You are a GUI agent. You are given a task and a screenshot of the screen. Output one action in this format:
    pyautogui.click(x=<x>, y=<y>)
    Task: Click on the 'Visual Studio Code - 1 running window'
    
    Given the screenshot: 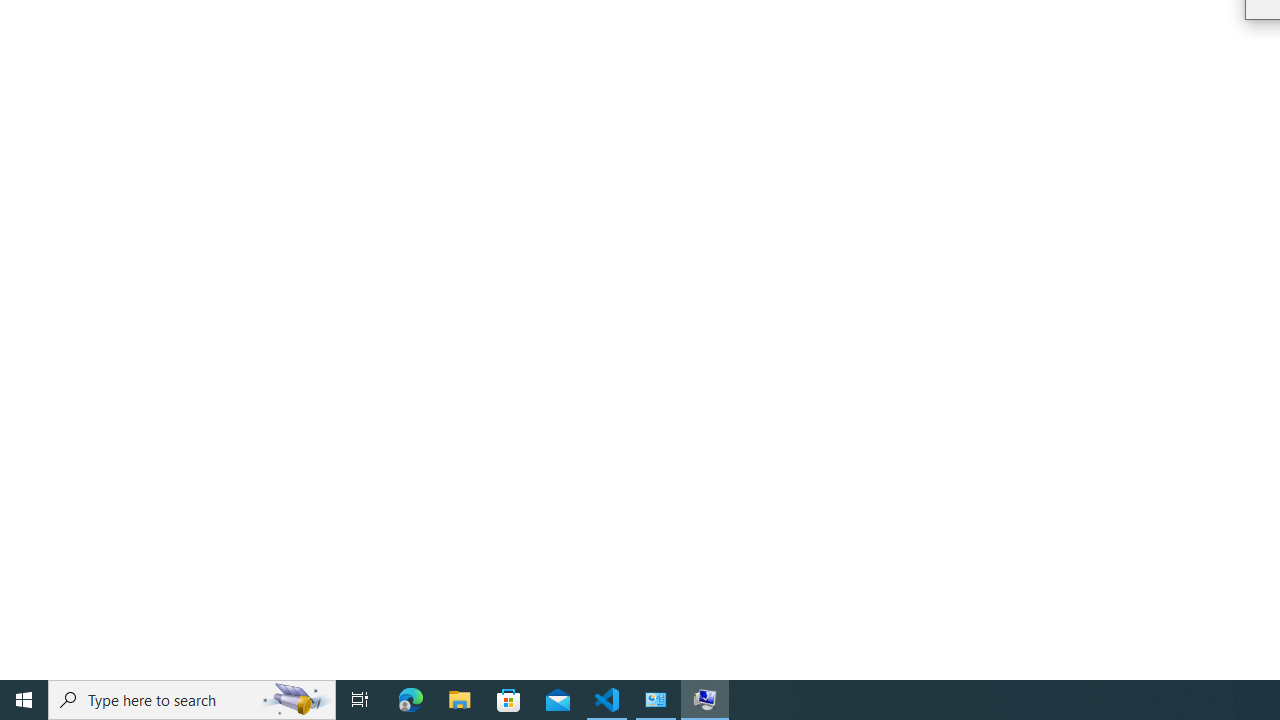 What is the action you would take?
    pyautogui.click(x=606, y=698)
    